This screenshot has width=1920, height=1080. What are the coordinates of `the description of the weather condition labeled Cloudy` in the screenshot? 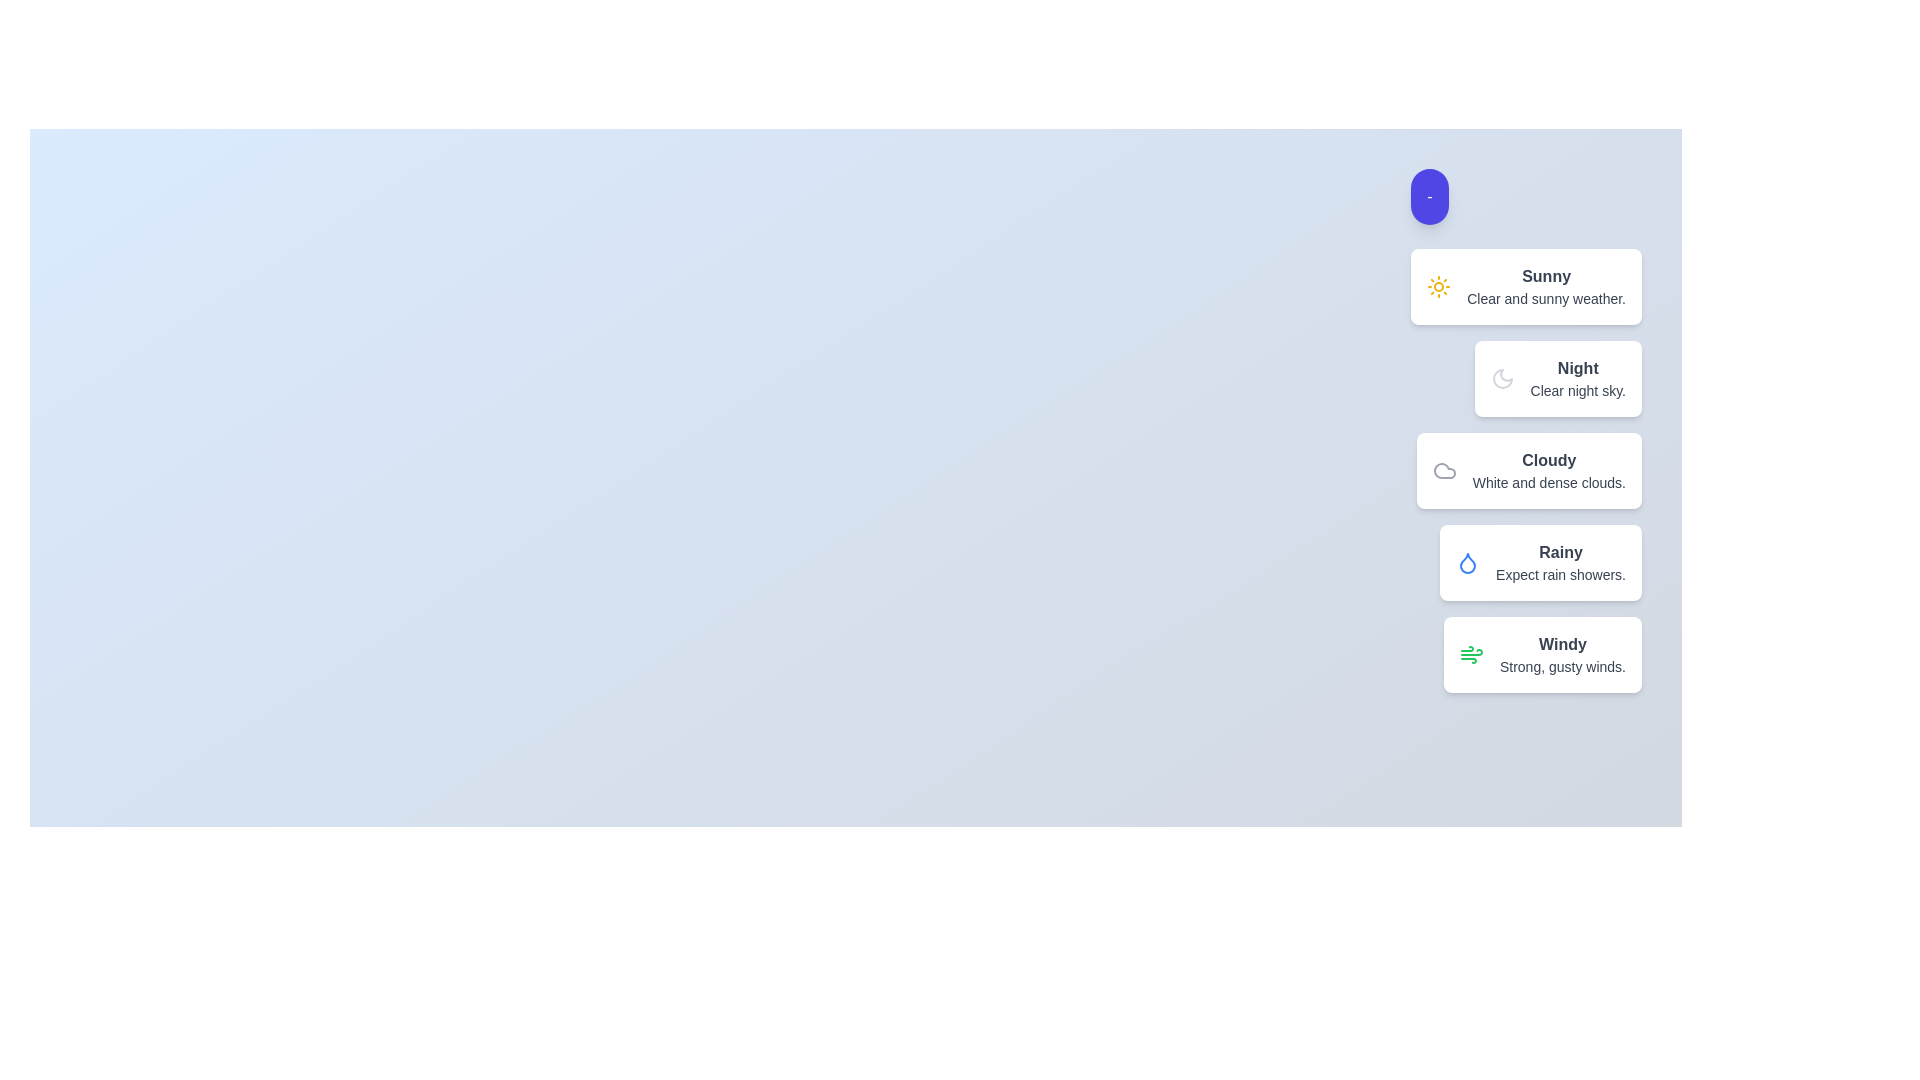 It's located at (1548, 461).